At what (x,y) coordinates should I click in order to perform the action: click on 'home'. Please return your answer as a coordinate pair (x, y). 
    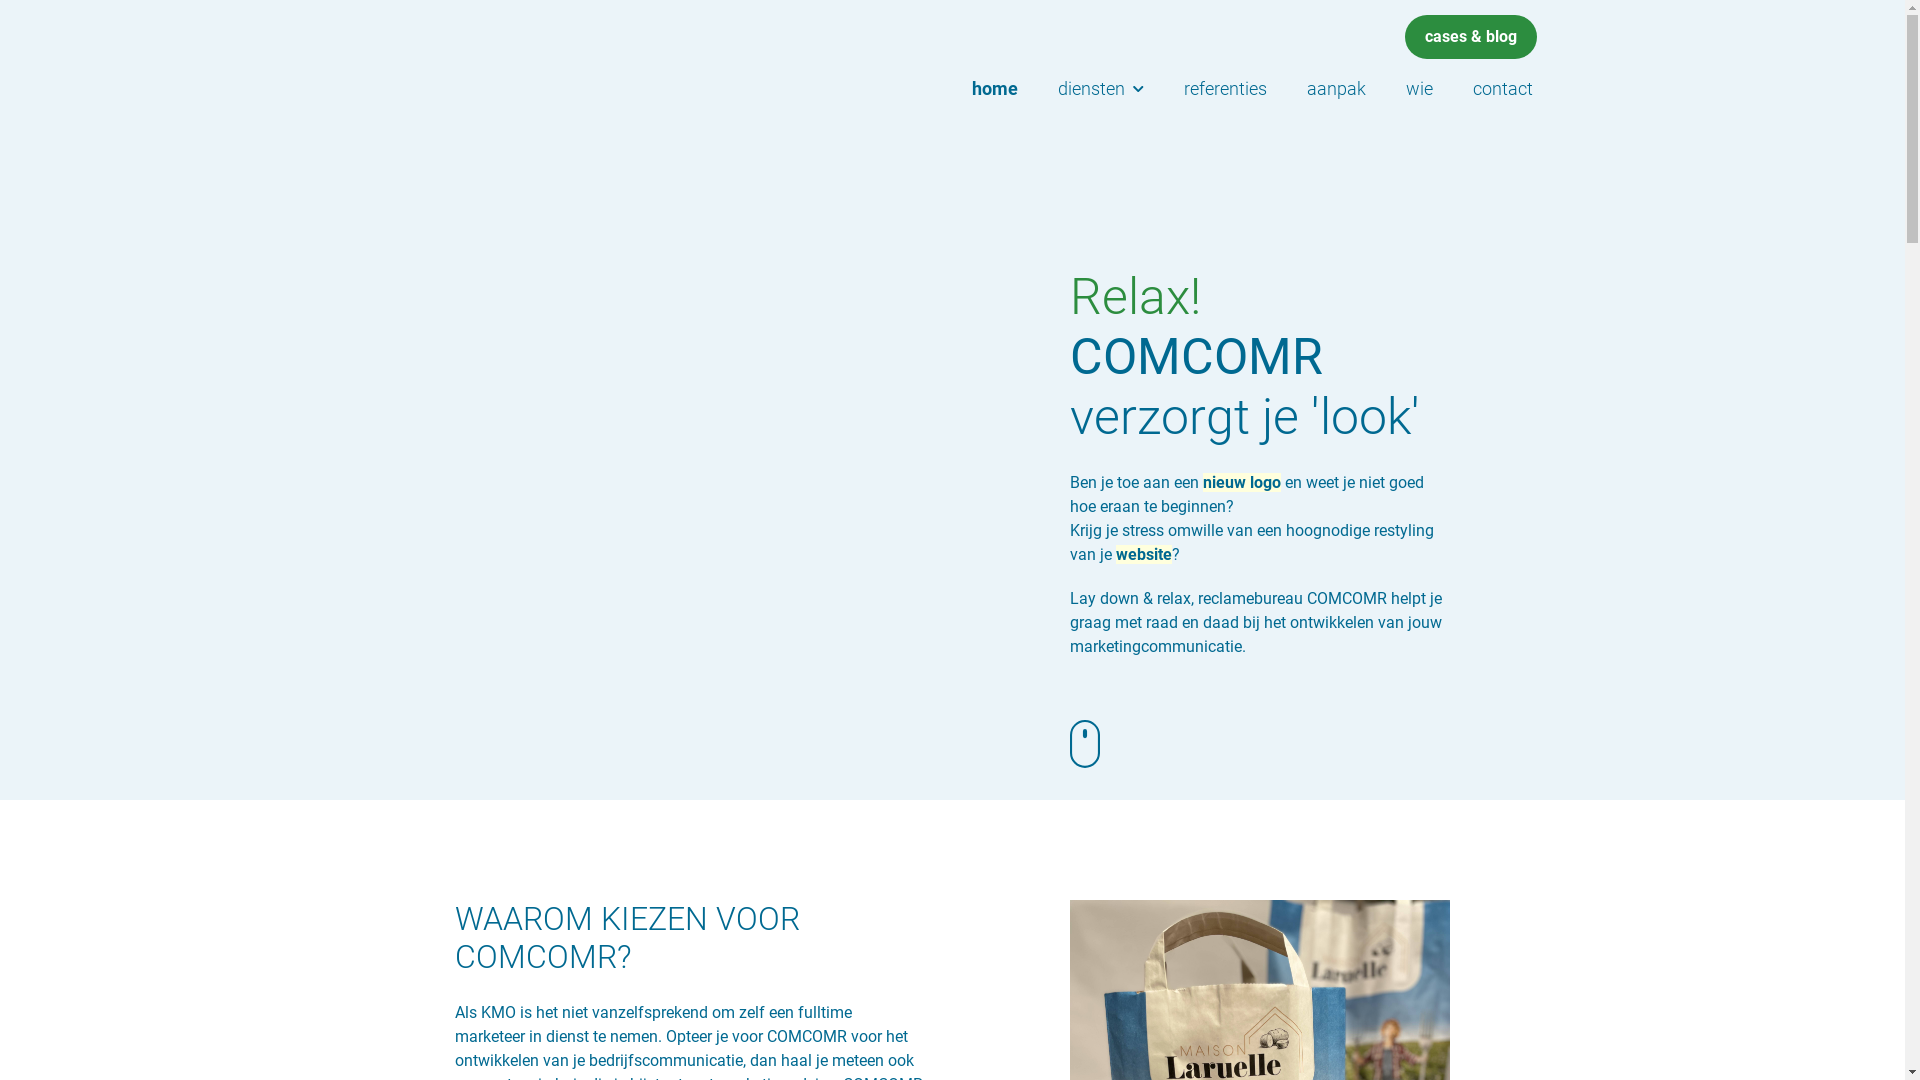
    Looking at the image, I should click on (994, 87).